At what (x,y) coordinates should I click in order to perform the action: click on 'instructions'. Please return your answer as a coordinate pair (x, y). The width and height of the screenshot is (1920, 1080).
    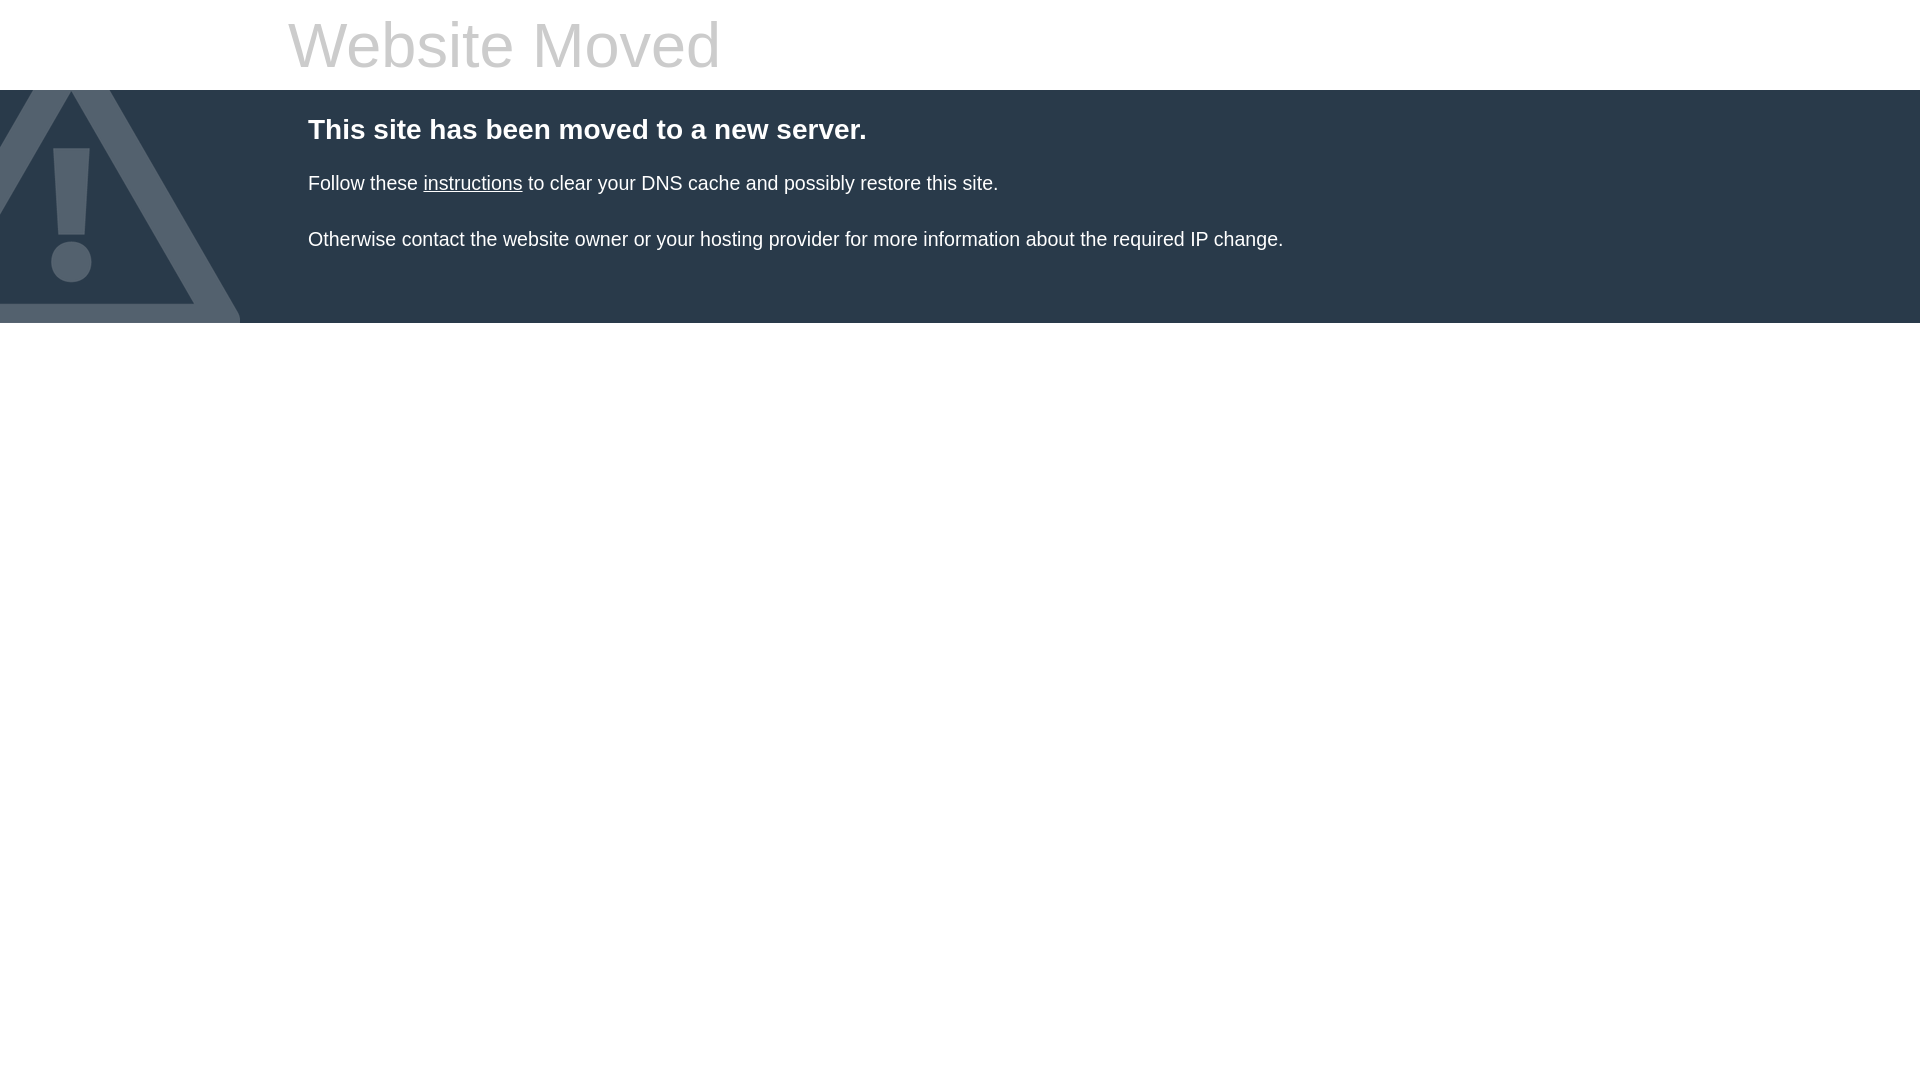
    Looking at the image, I should click on (421, 182).